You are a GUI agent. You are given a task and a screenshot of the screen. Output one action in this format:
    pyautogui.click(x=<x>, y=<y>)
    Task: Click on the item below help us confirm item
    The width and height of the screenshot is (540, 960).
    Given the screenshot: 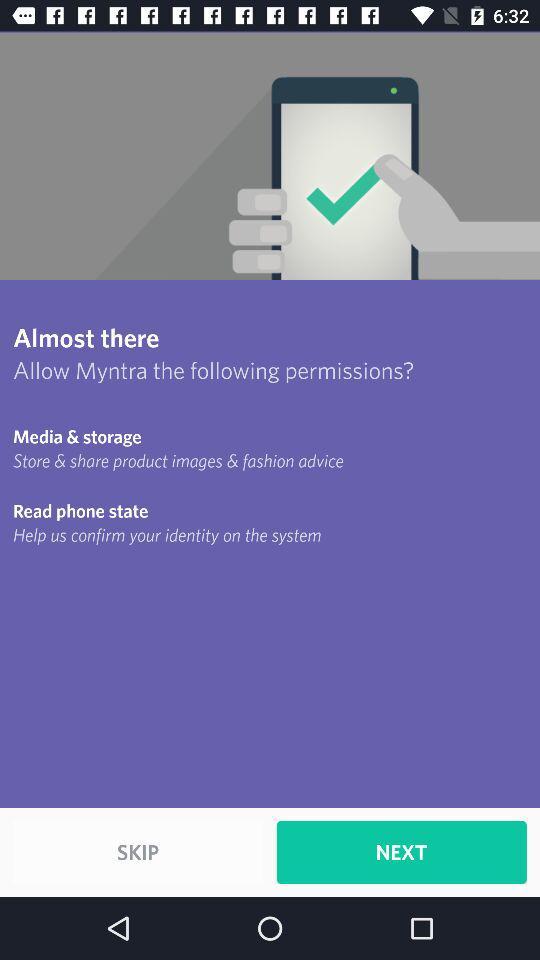 What is the action you would take?
    pyautogui.click(x=137, y=851)
    